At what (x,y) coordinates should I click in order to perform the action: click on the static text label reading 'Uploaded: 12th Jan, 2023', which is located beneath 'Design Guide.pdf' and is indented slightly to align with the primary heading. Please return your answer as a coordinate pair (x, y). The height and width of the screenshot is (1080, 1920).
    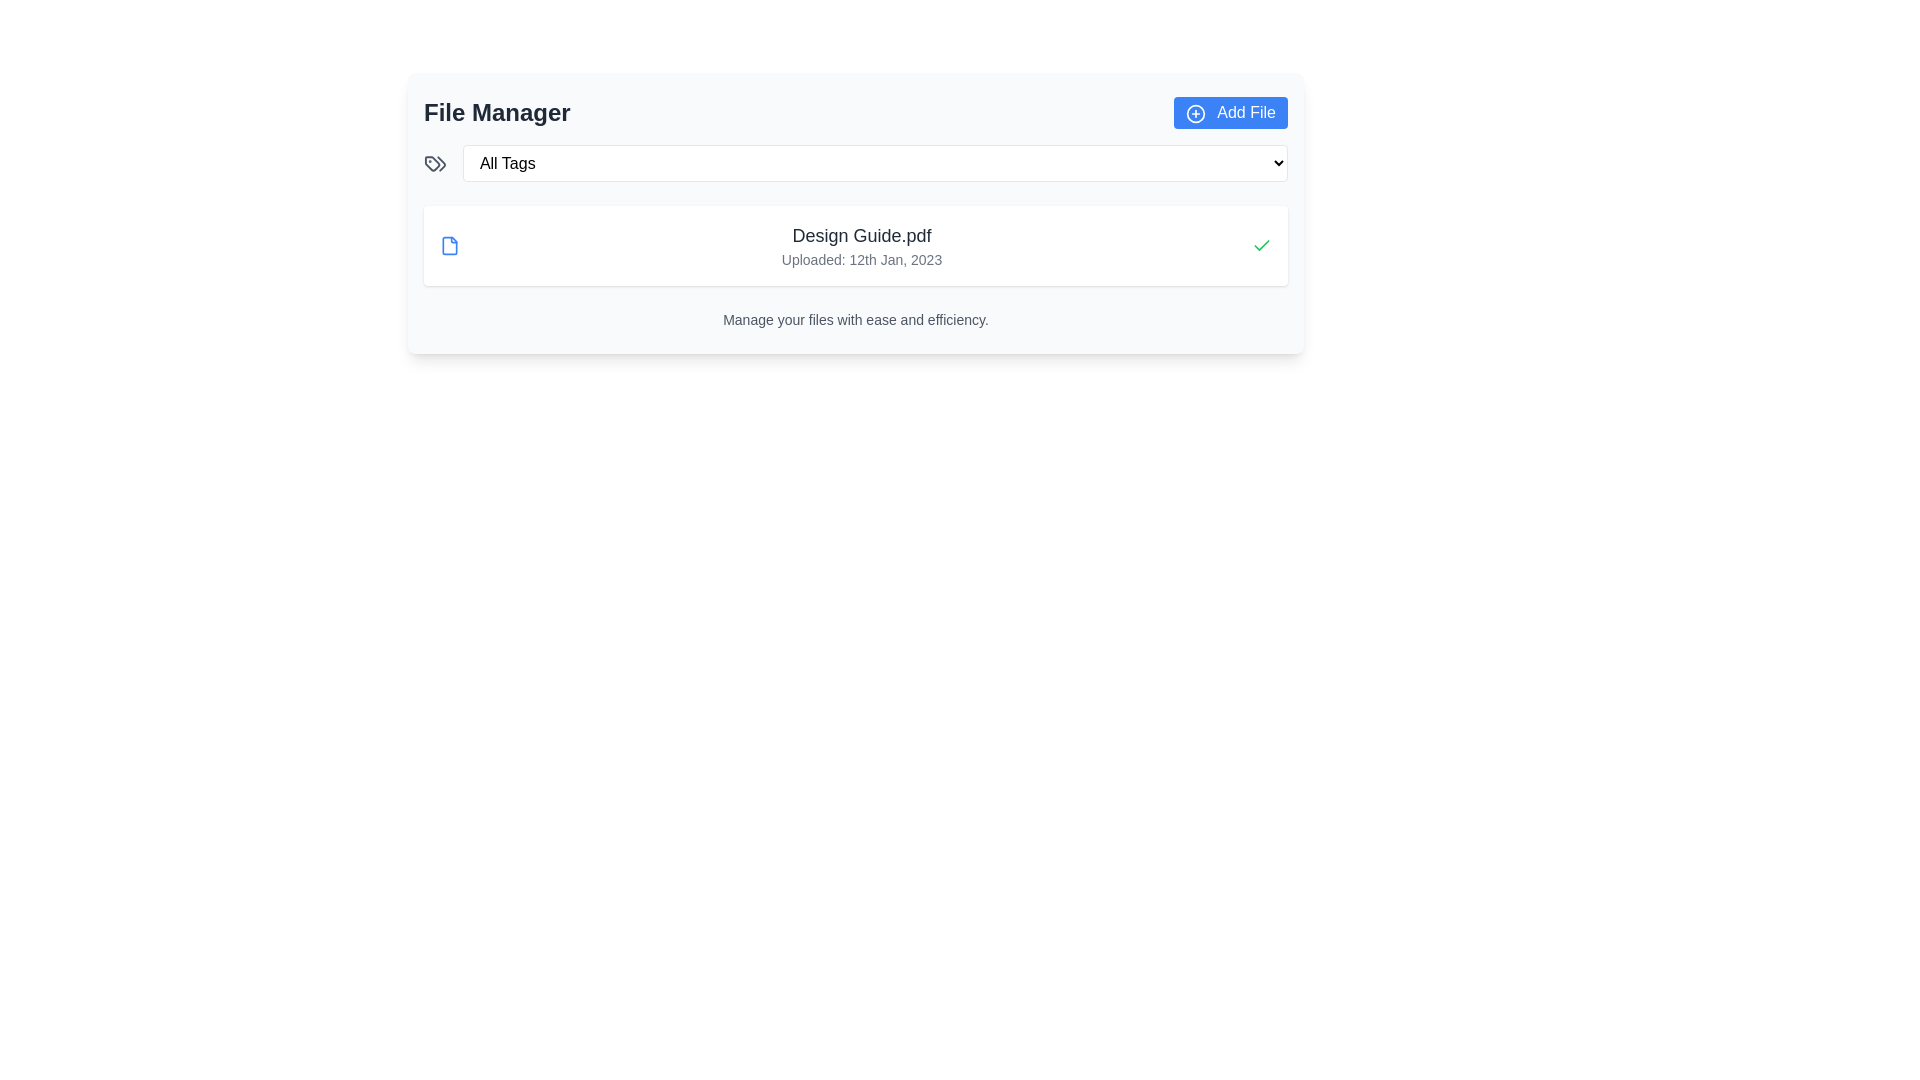
    Looking at the image, I should click on (862, 258).